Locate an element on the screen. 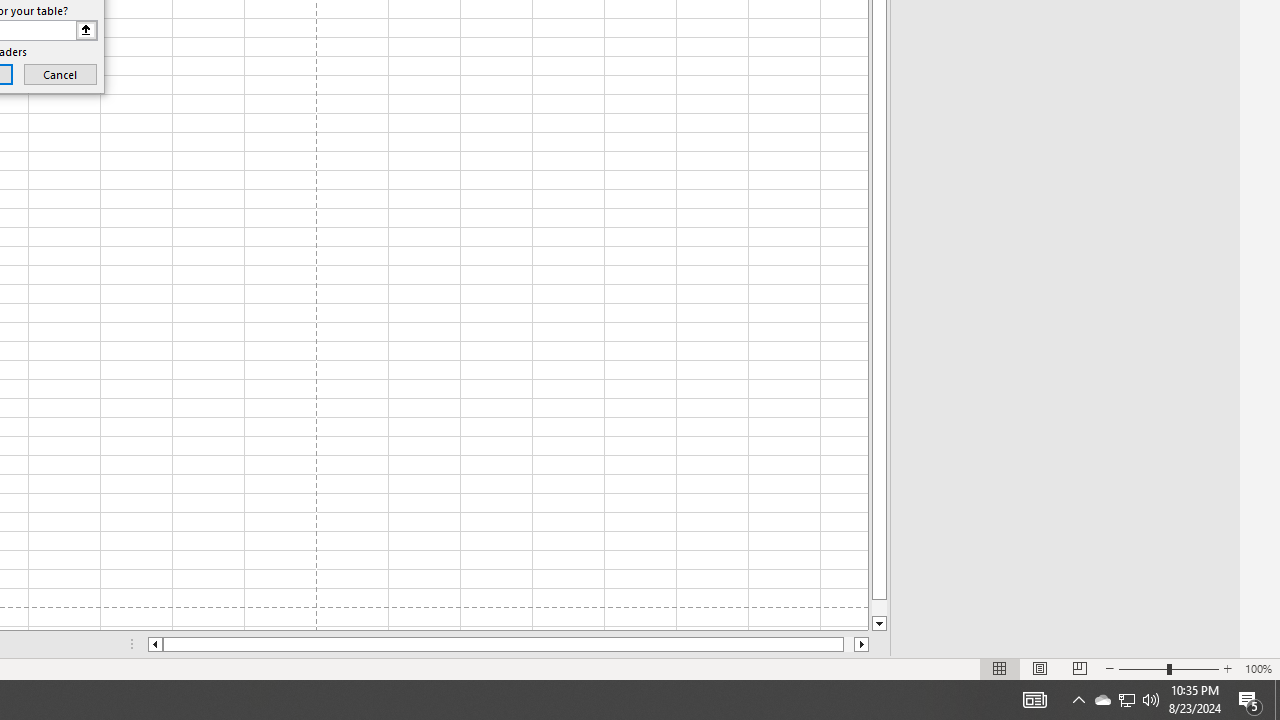  'Zoom' is located at coordinates (1168, 669).